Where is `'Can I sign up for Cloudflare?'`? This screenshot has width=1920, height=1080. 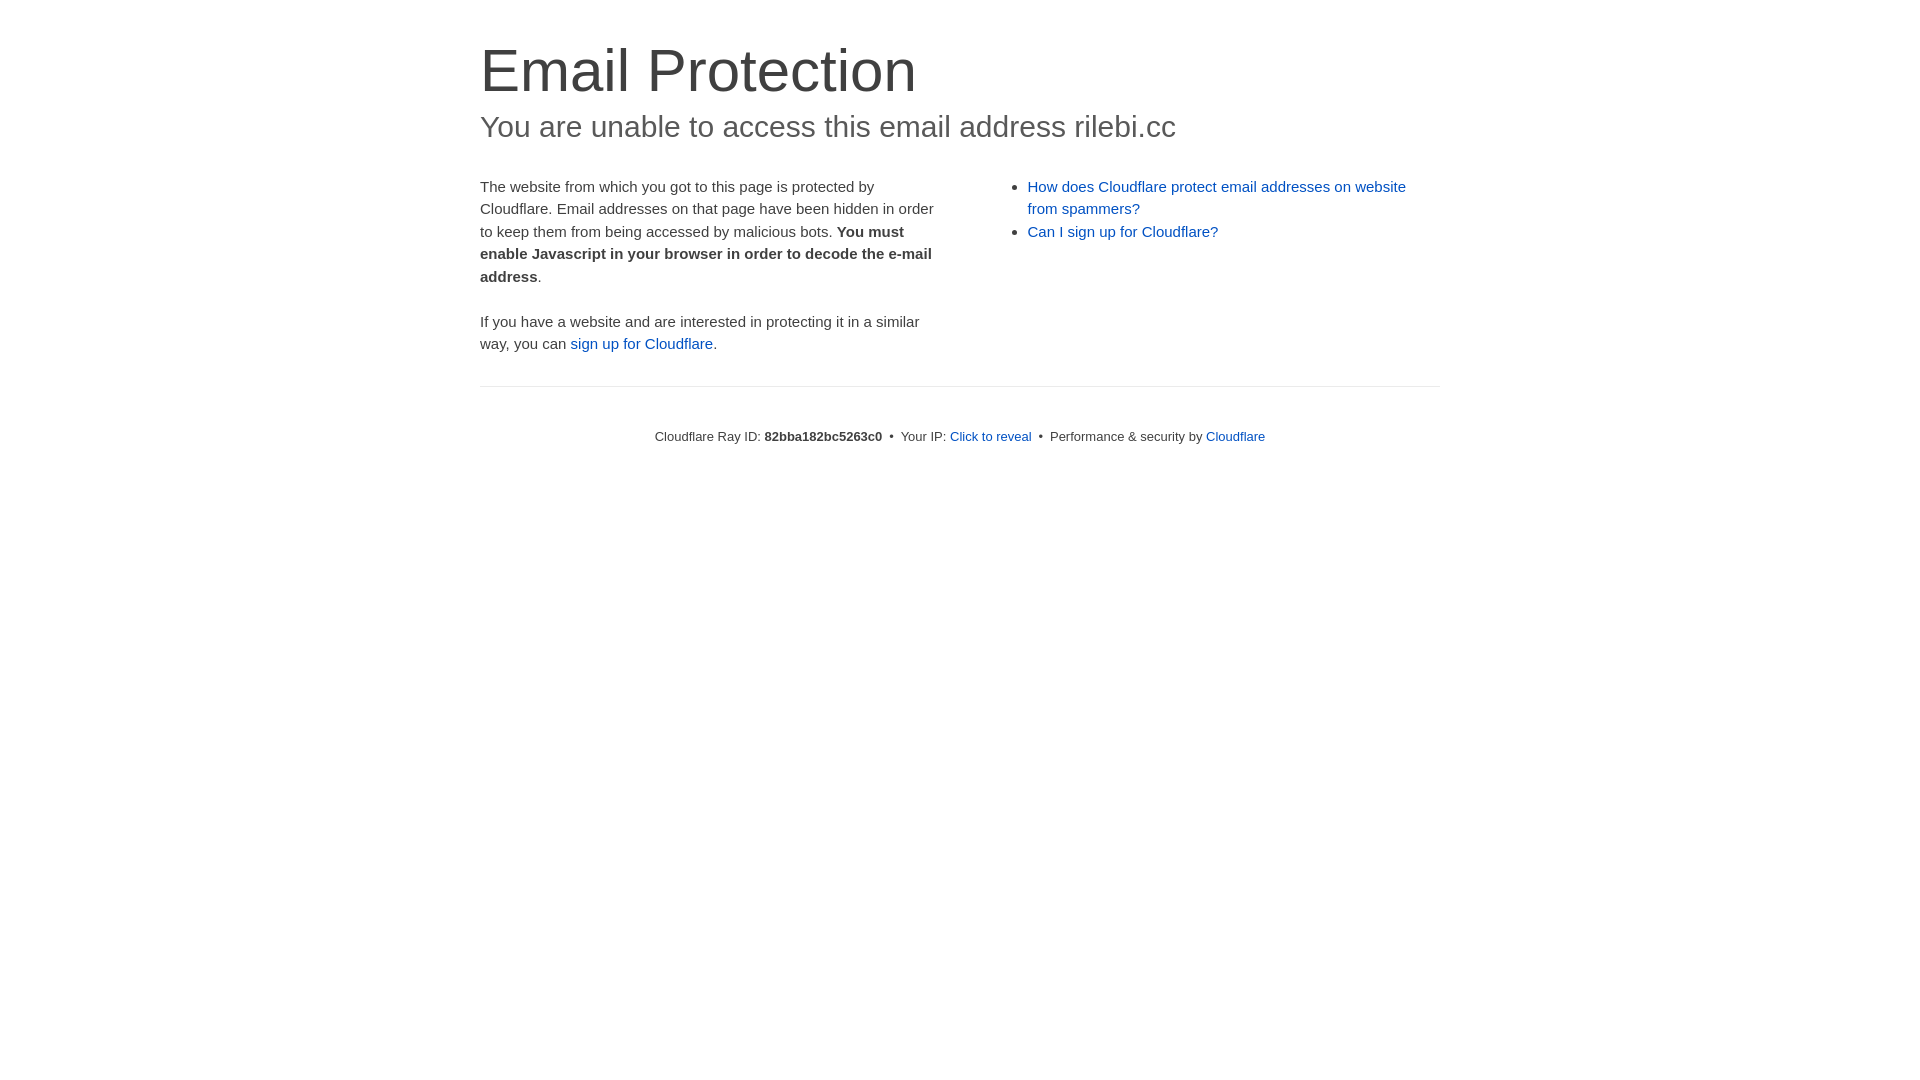 'Can I sign up for Cloudflare?' is located at coordinates (1123, 230).